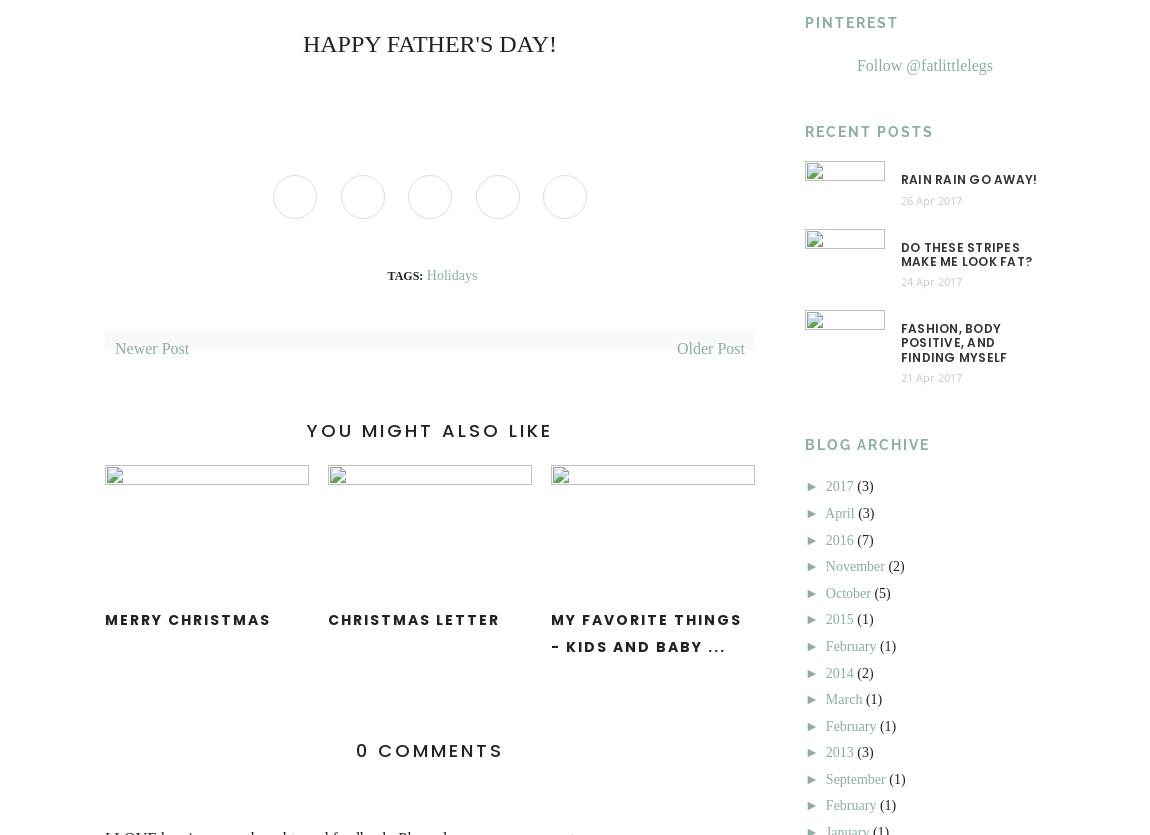 This screenshot has height=835, width=1150. Describe the element at coordinates (874, 591) in the screenshot. I see `'(5)'` at that location.